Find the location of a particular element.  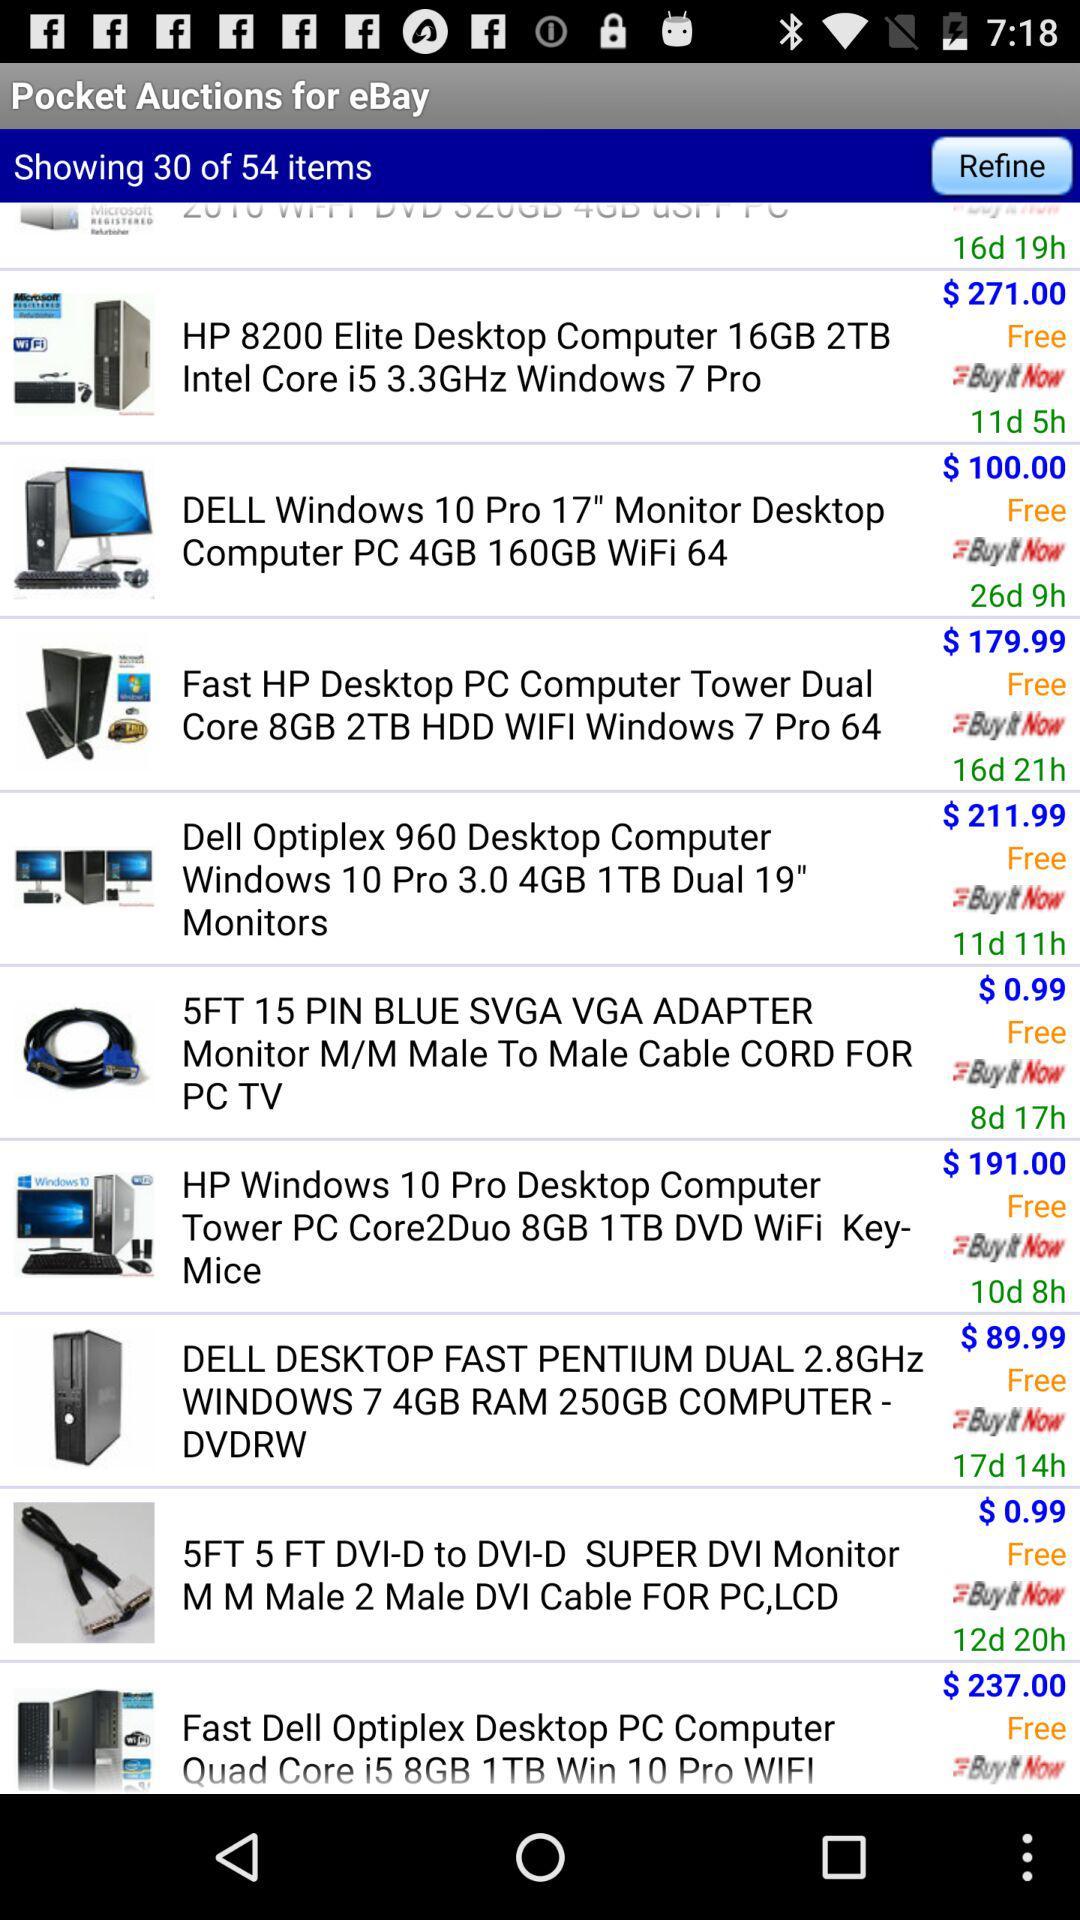

the item below the 11d 11h icon is located at coordinates (560, 1051).